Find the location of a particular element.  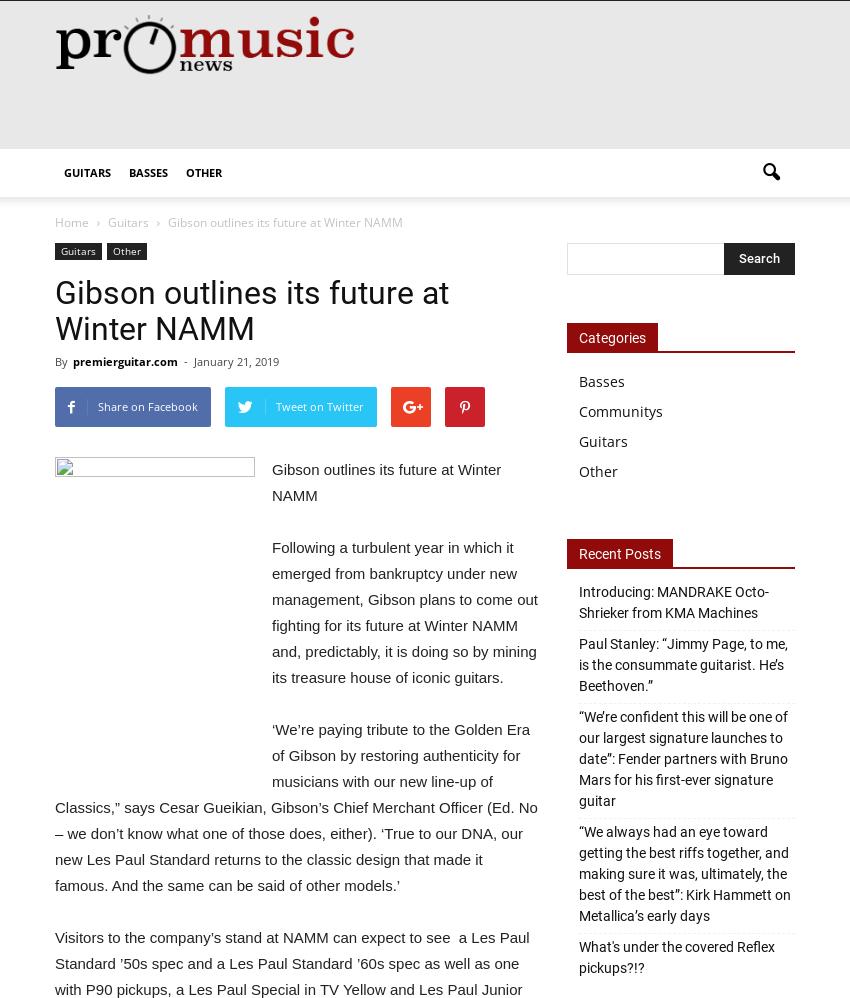

'Communitys' is located at coordinates (620, 411).